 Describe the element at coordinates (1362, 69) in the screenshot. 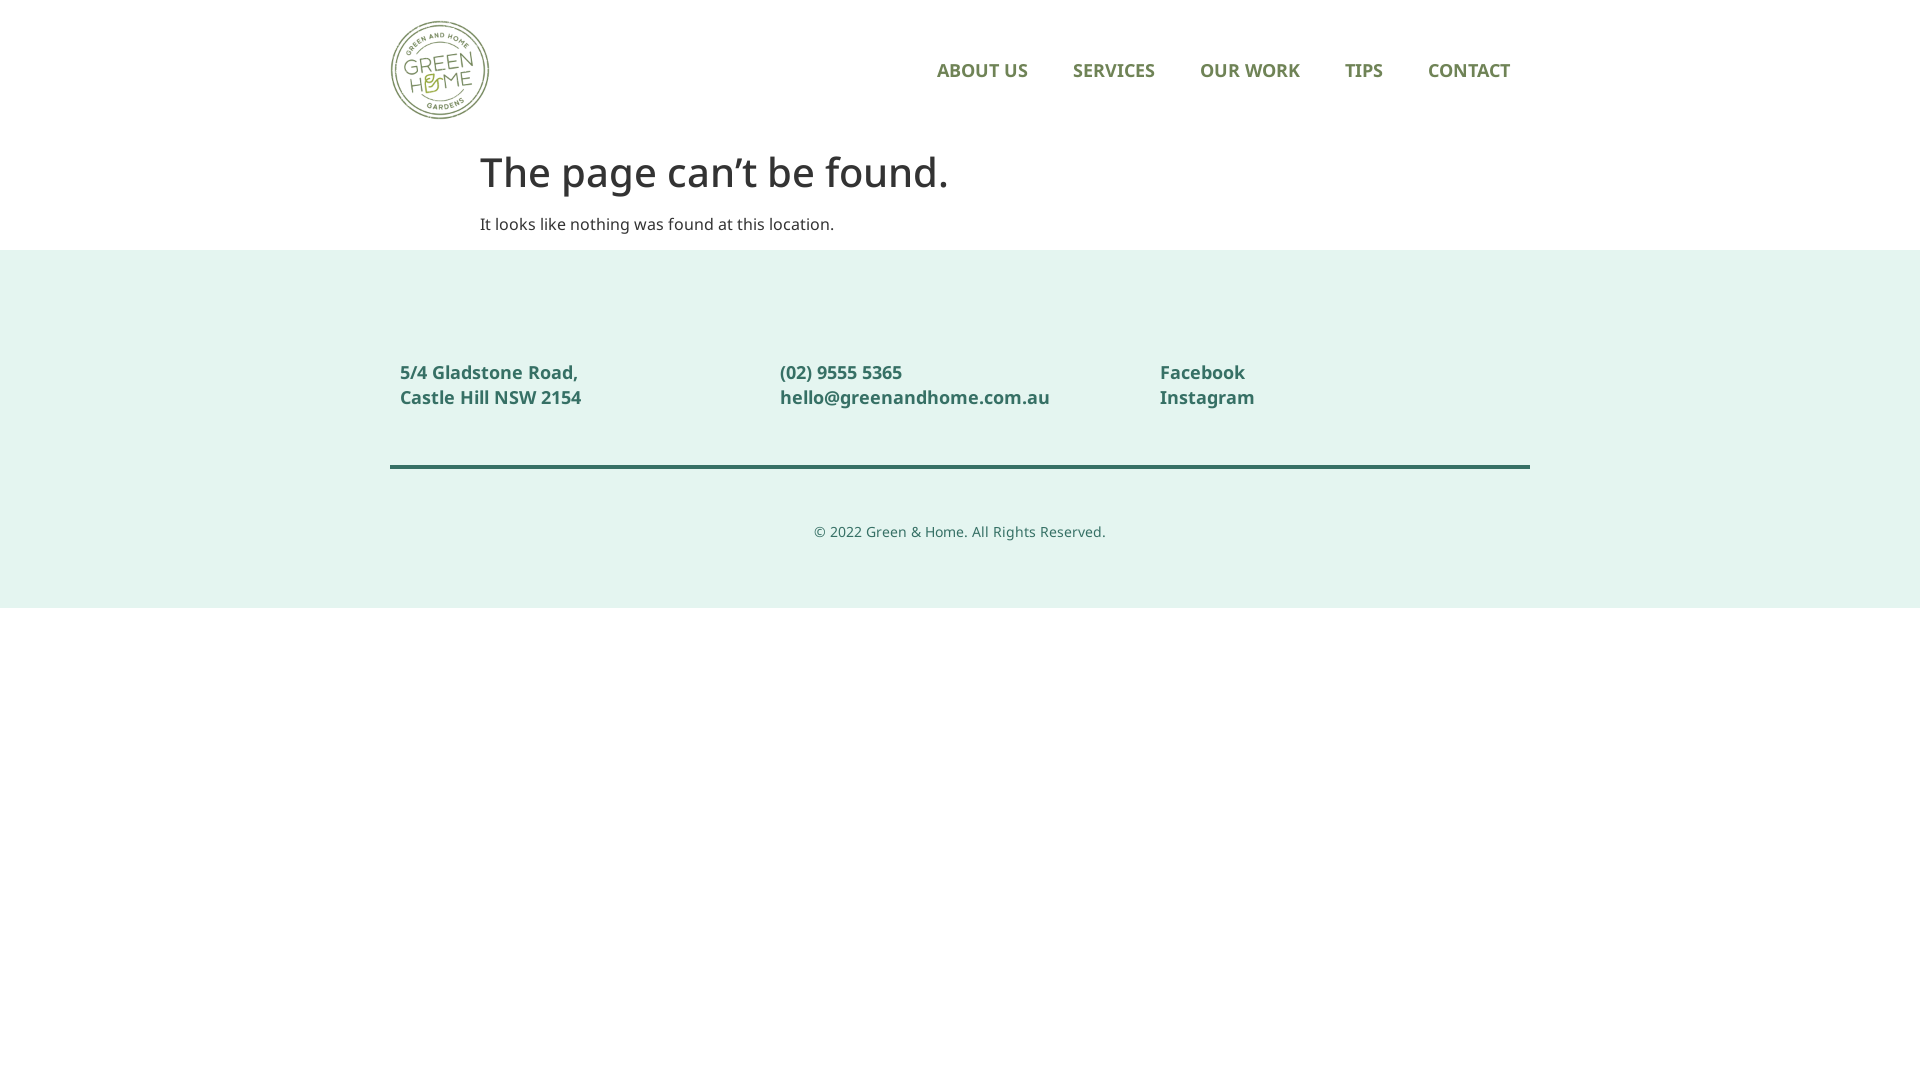

I see `'TIPS'` at that location.